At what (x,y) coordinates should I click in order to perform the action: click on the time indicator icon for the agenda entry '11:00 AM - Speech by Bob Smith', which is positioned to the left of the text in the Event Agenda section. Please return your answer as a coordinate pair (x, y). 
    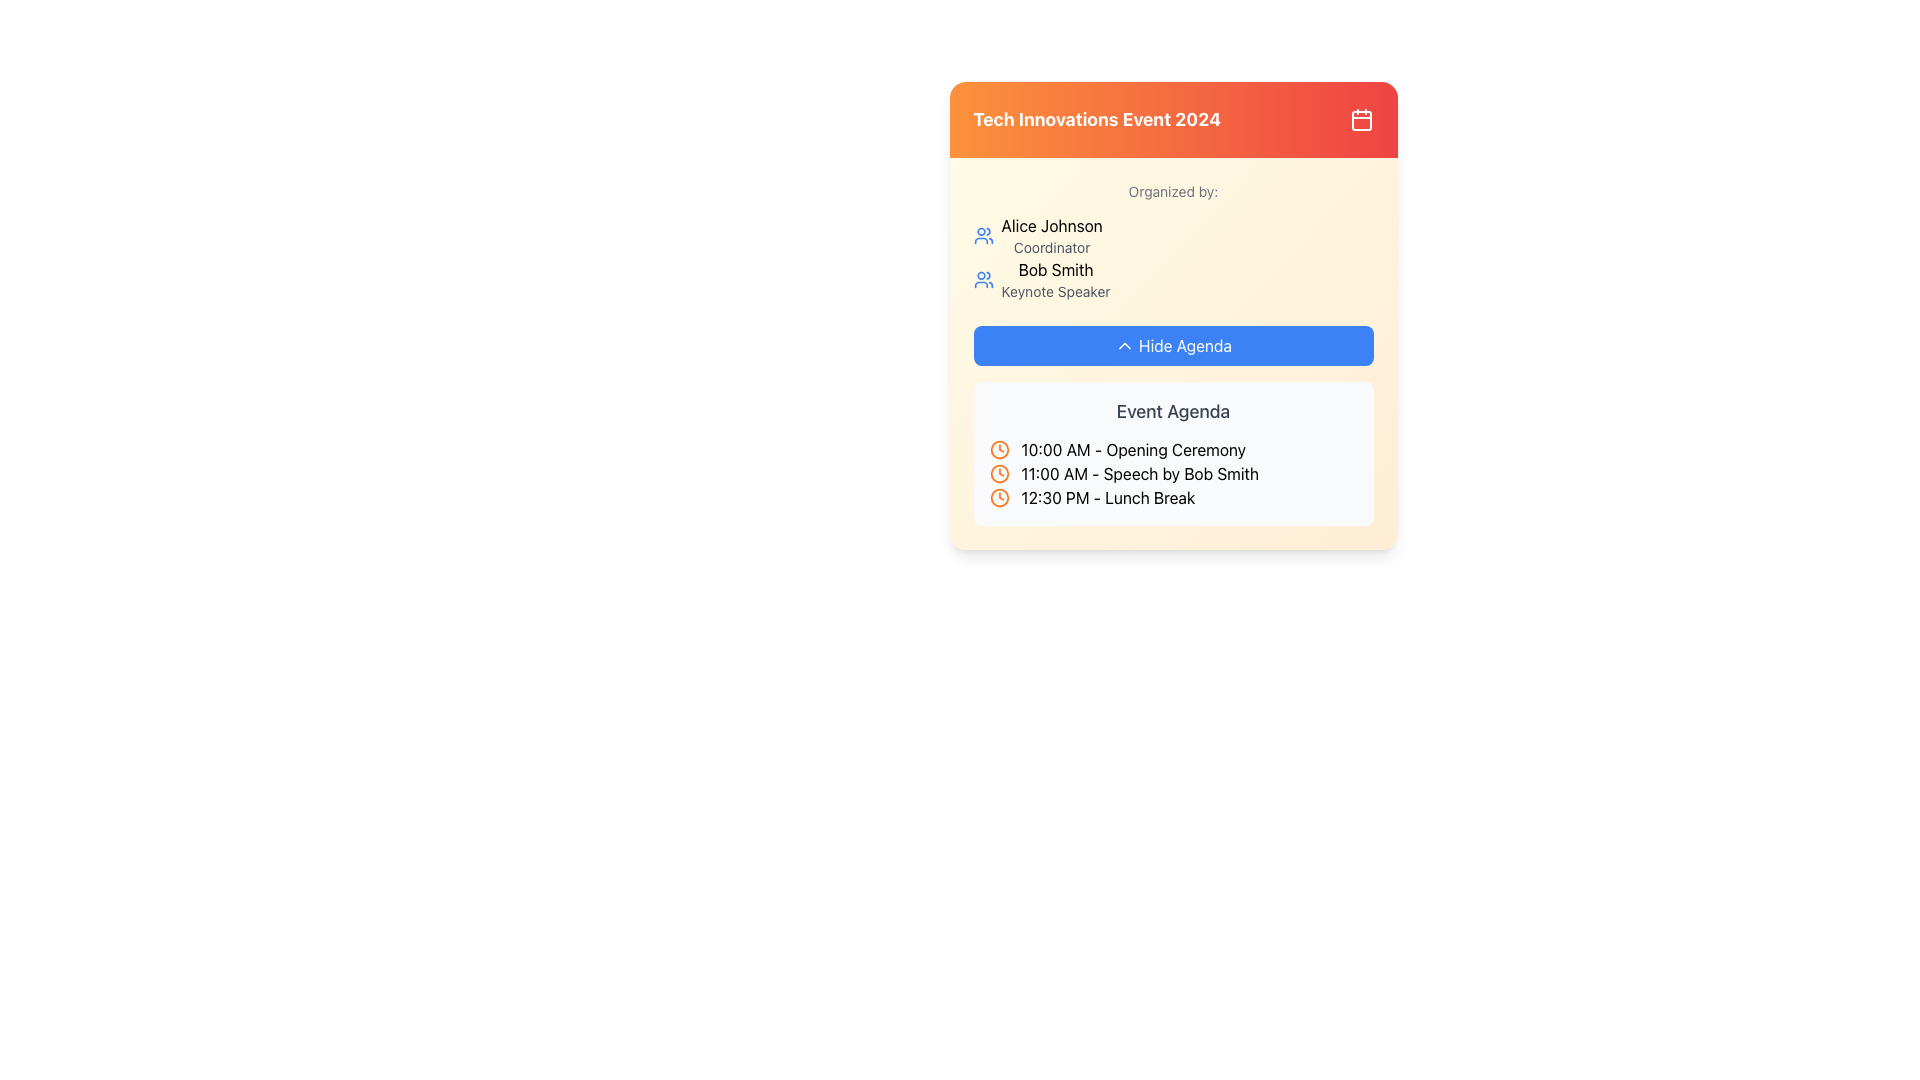
    Looking at the image, I should click on (999, 474).